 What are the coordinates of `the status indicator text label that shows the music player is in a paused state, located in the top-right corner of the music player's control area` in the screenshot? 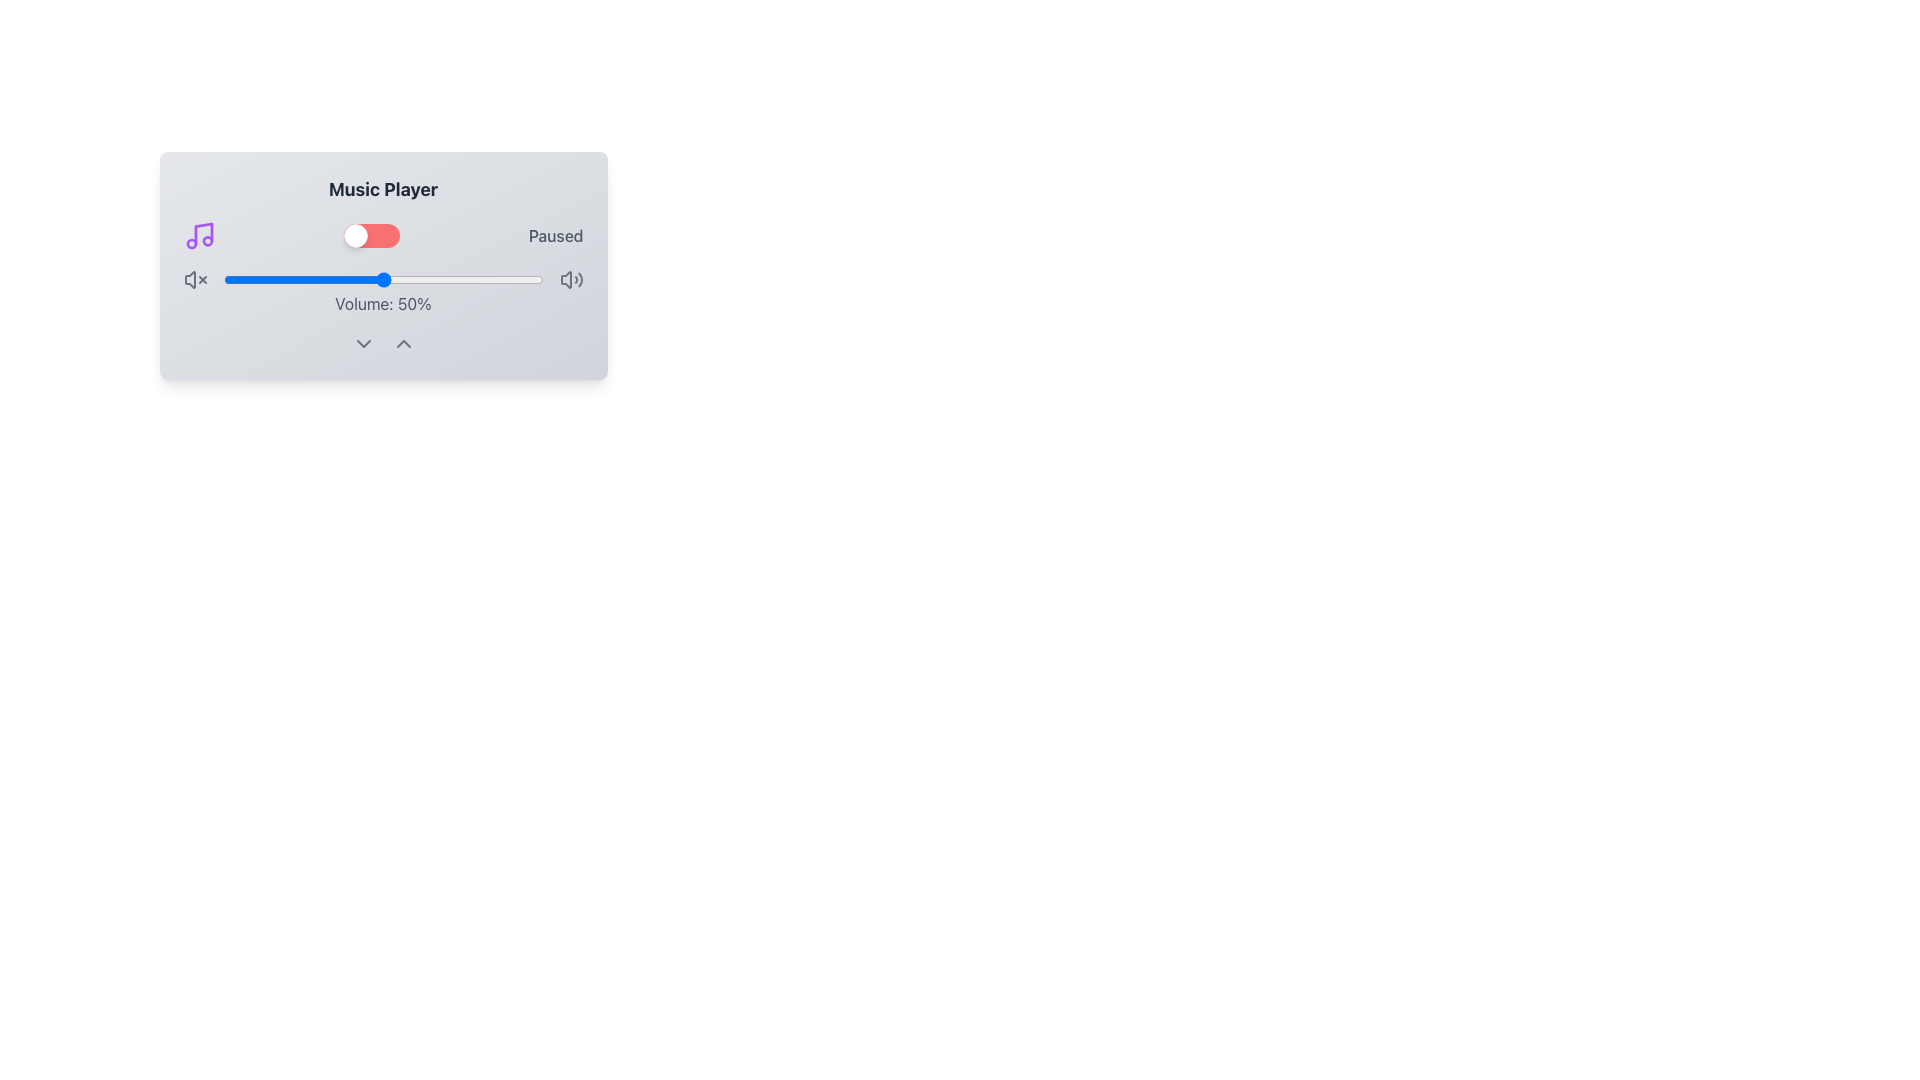 It's located at (556, 234).